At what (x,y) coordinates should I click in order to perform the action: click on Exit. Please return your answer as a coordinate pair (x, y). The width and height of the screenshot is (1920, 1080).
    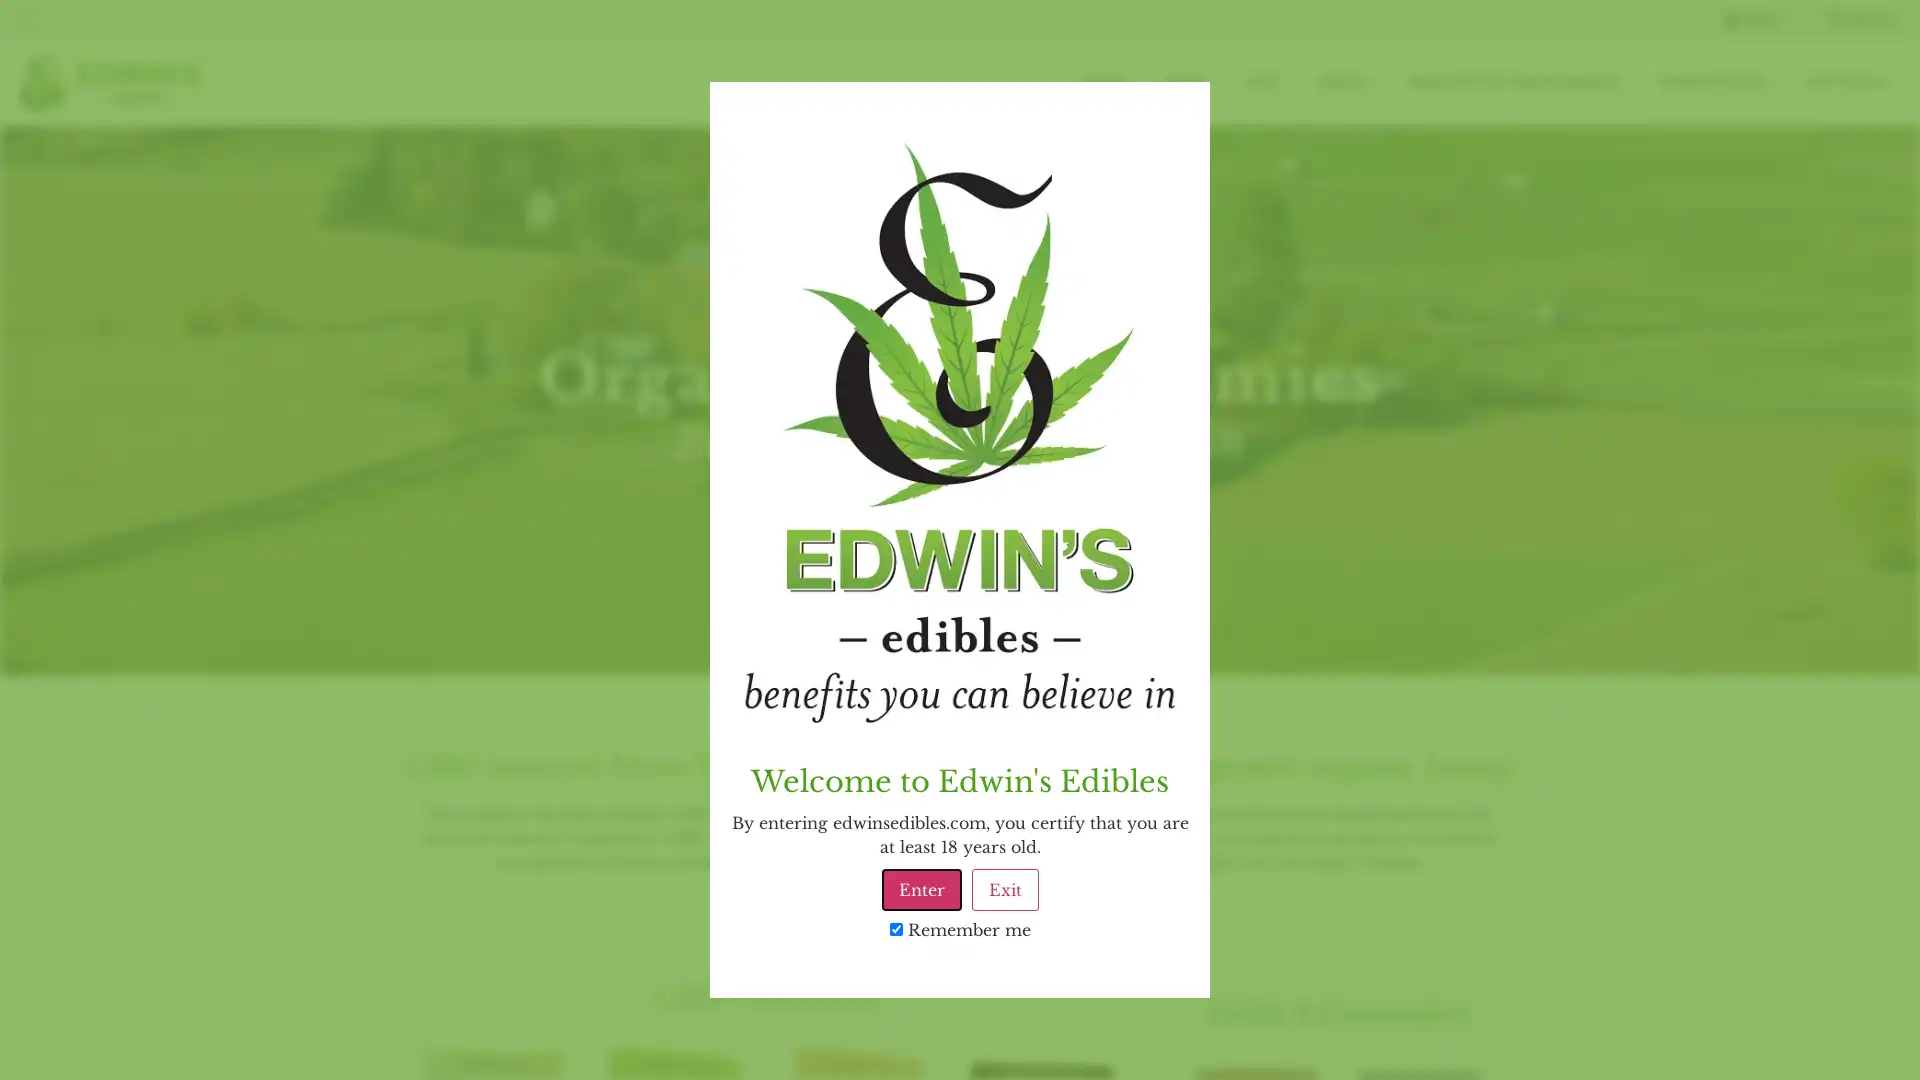
    Looking at the image, I should click on (1004, 889).